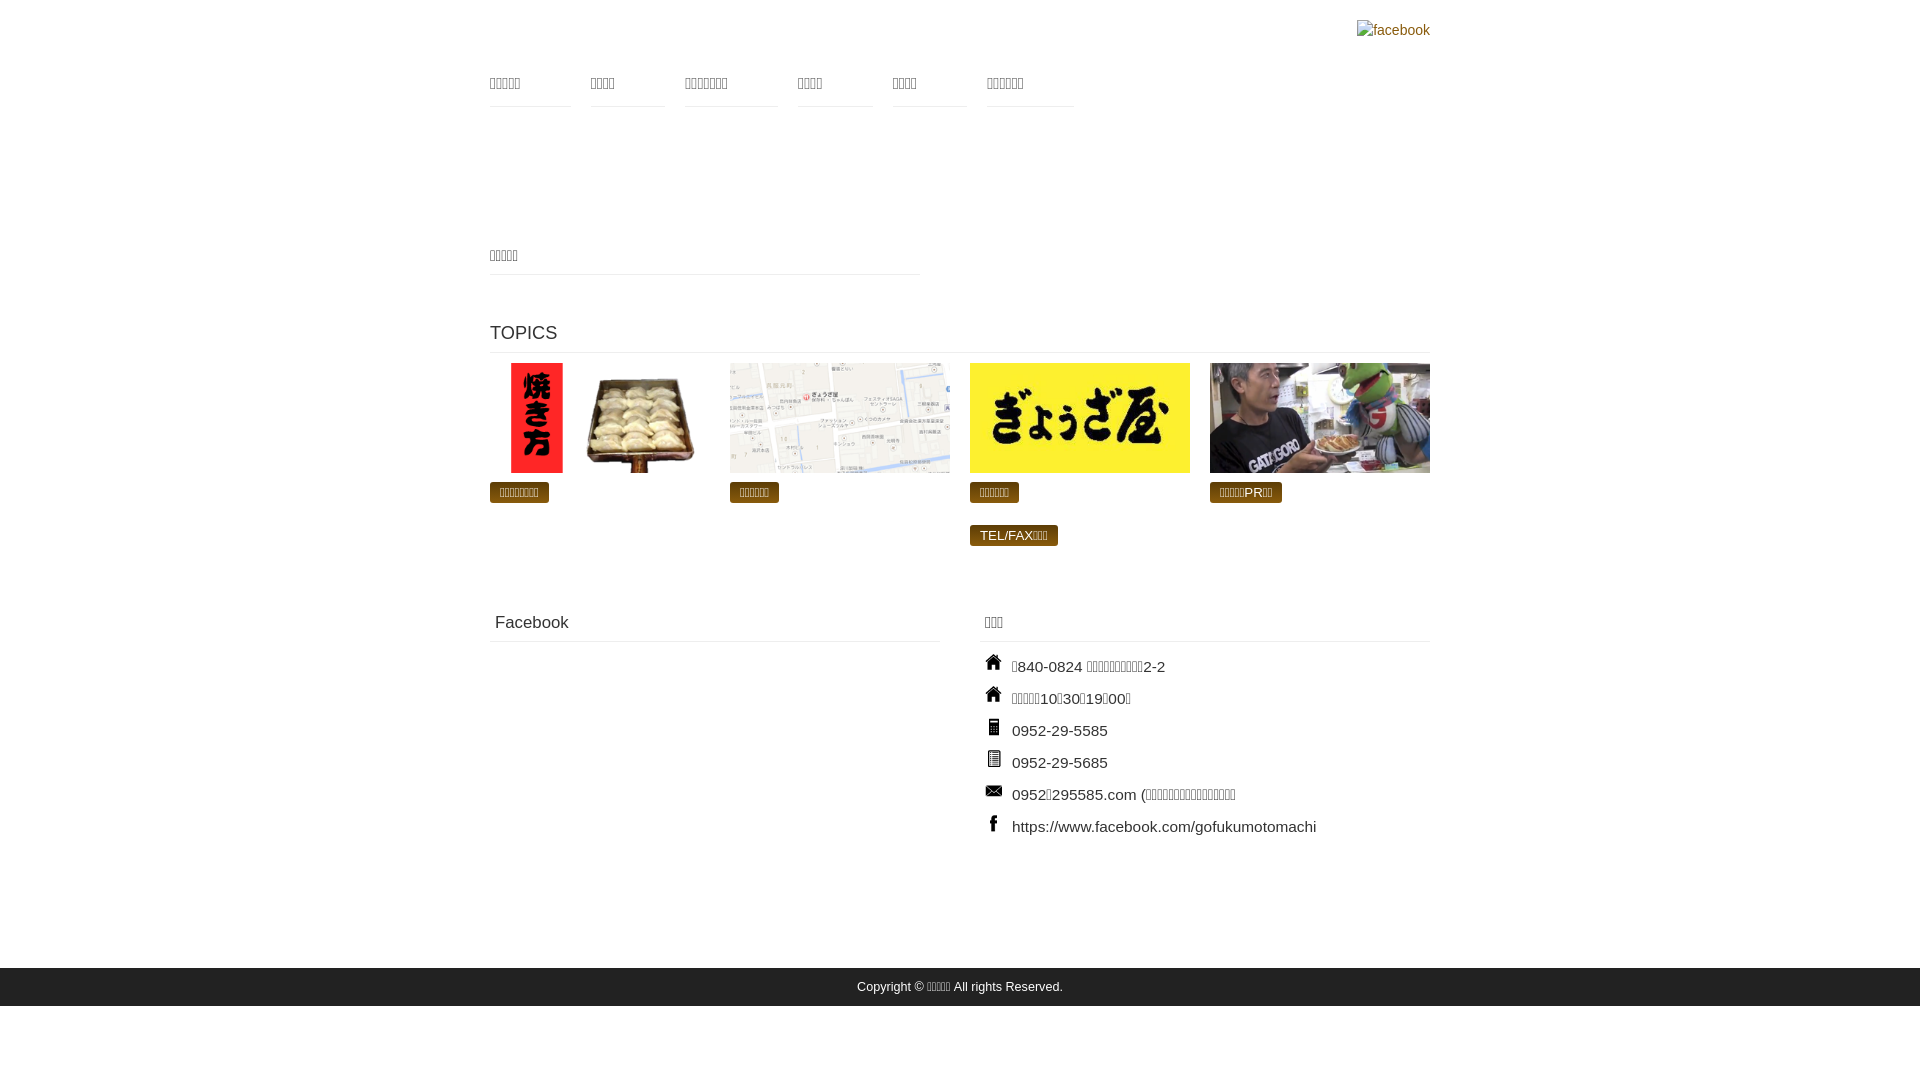 This screenshot has width=1920, height=1080. Describe the element at coordinates (1164, 826) in the screenshot. I see `'https://www.facebook.com/gofukumotomachi'` at that location.